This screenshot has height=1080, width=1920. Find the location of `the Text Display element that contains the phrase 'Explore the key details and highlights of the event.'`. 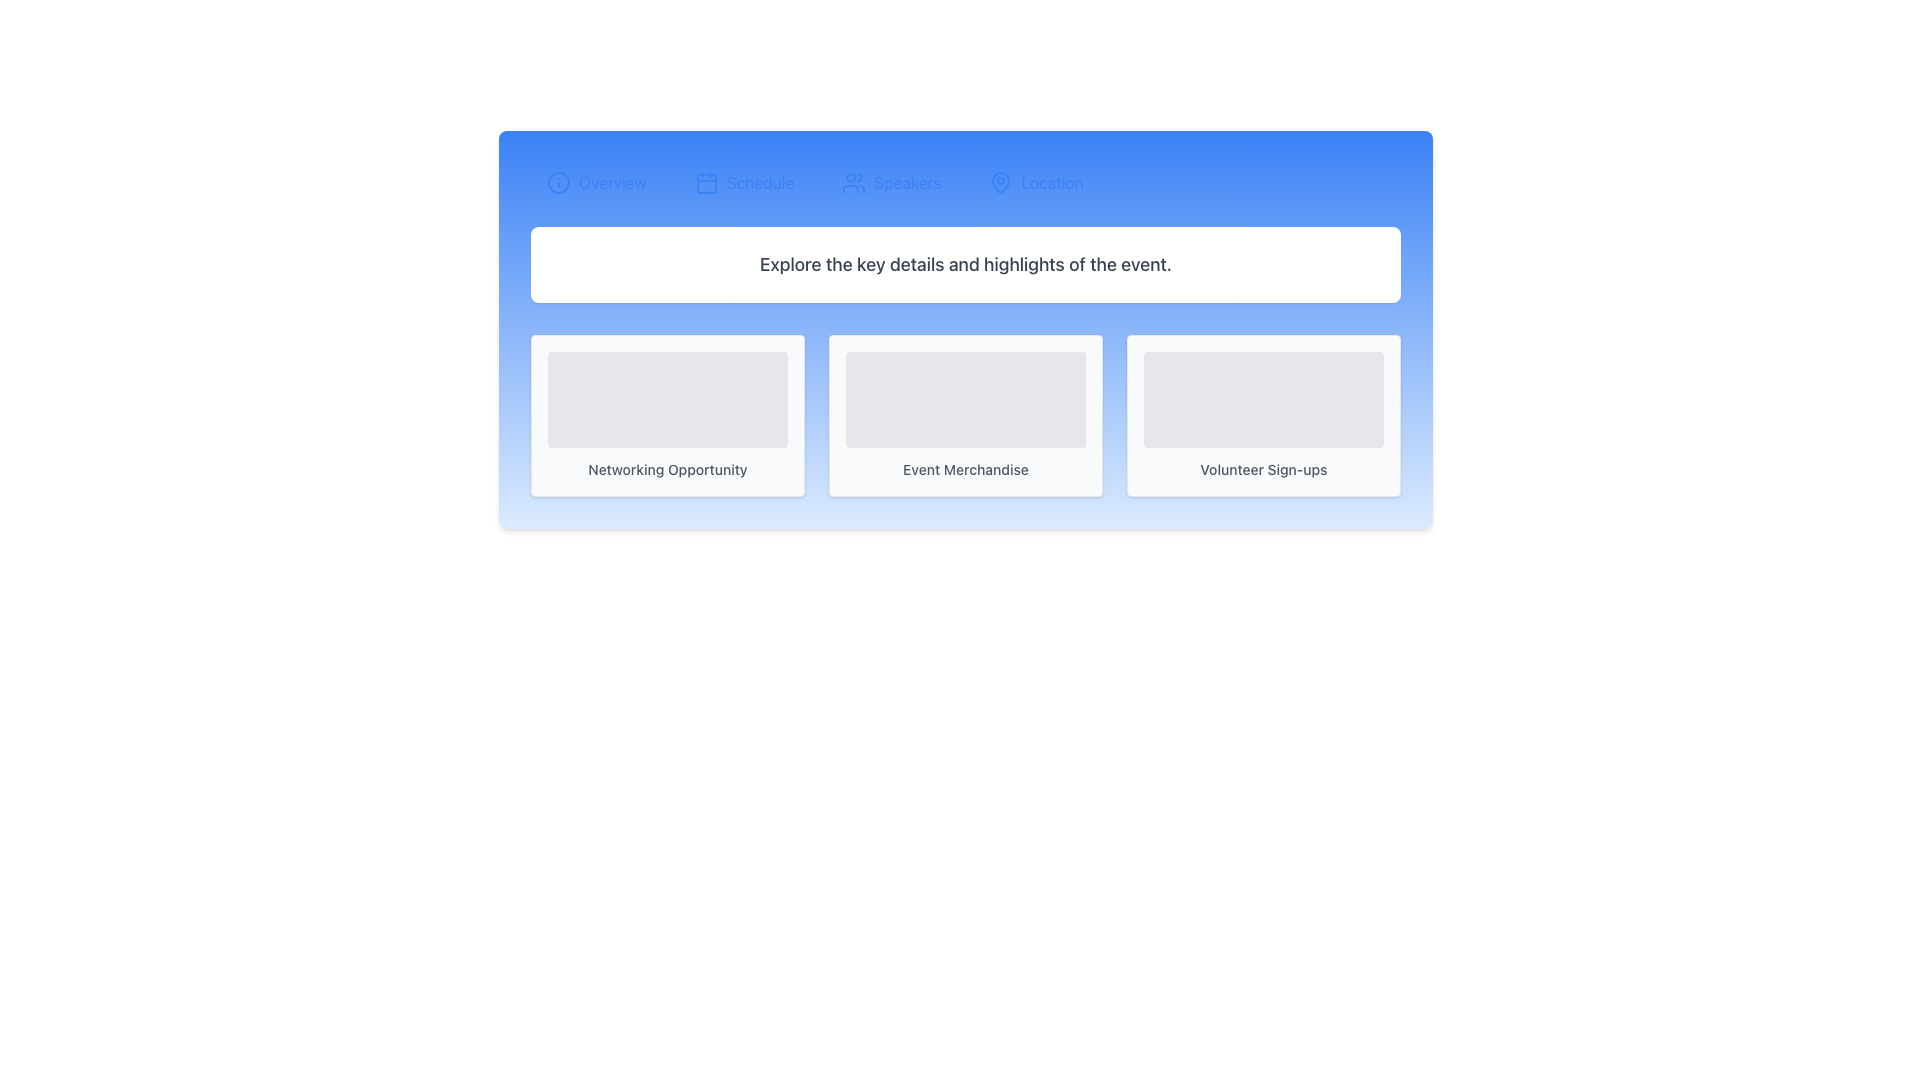

the Text Display element that contains the phrase 'Explore the key details and highlights of the event.' is located at coordinates (965, 264).